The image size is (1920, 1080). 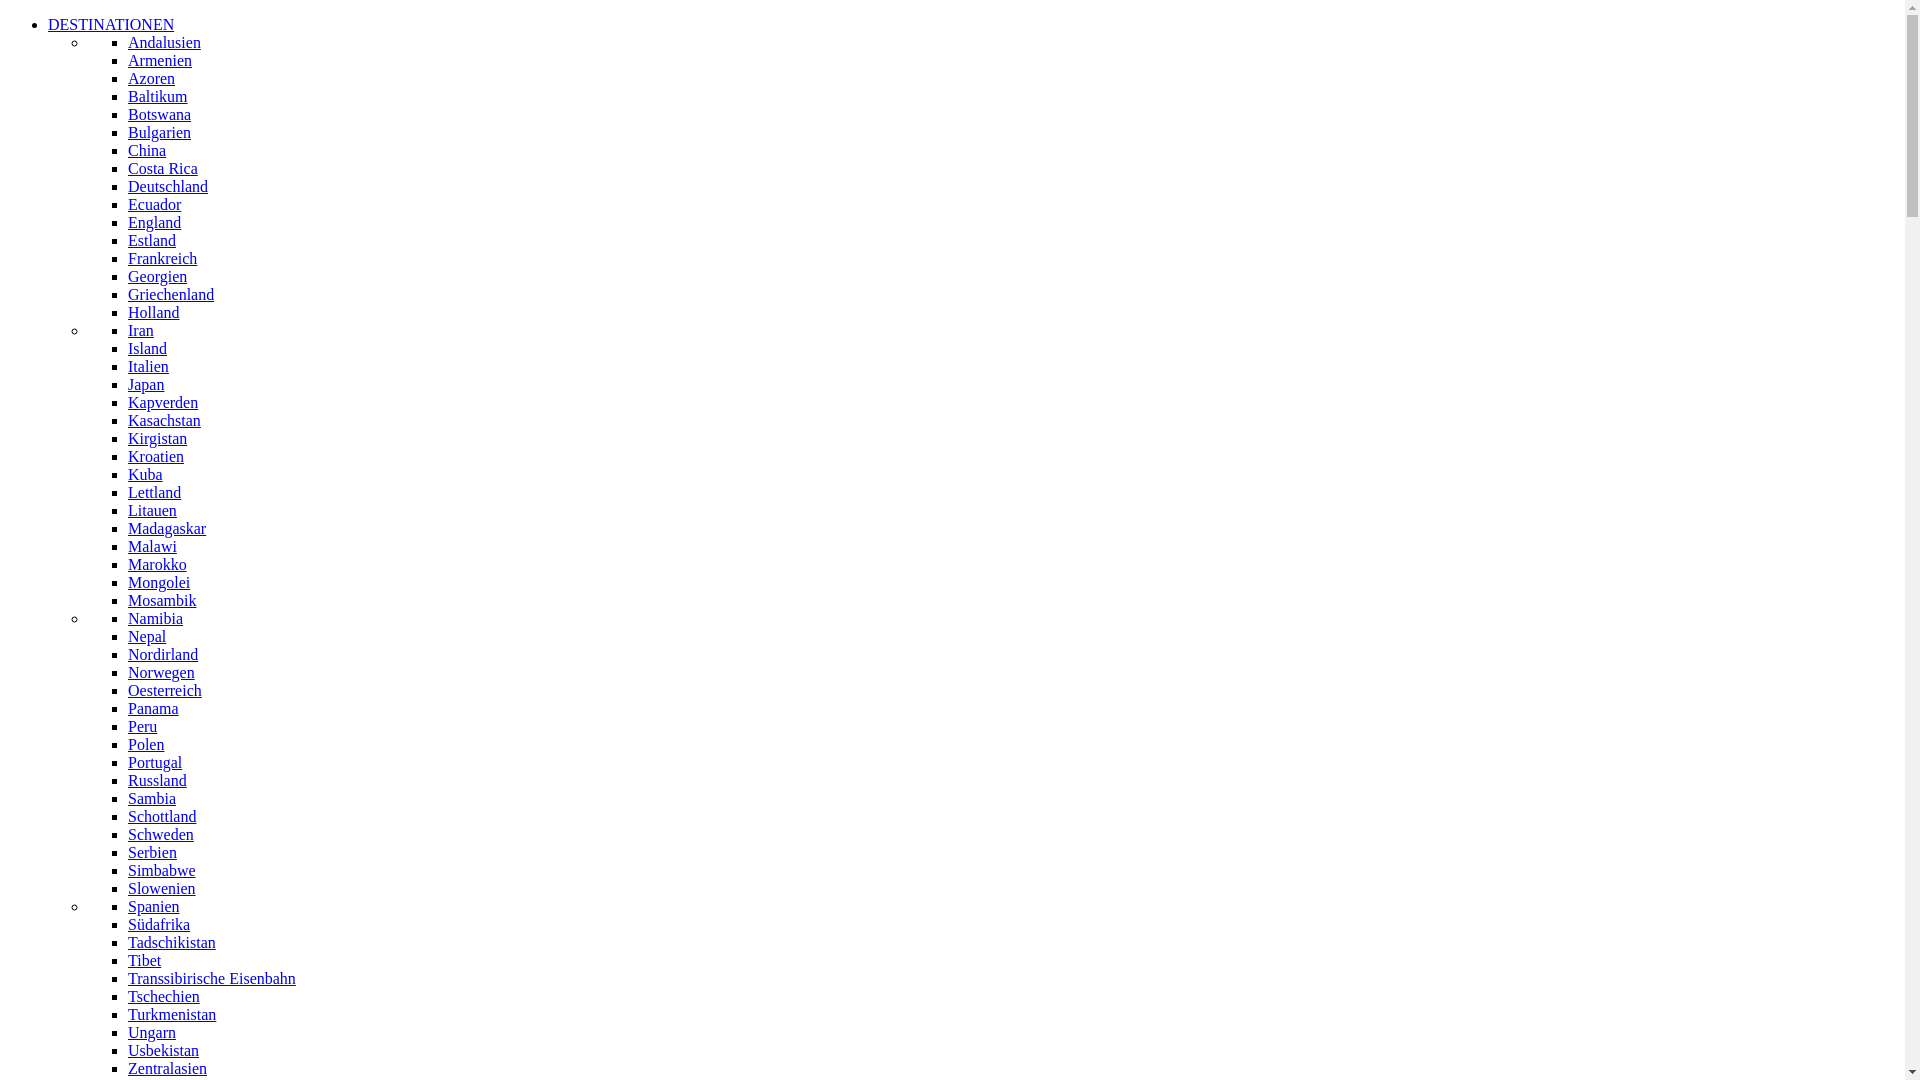 I want to click on 'Kapverden', so click(x=163, y=402).